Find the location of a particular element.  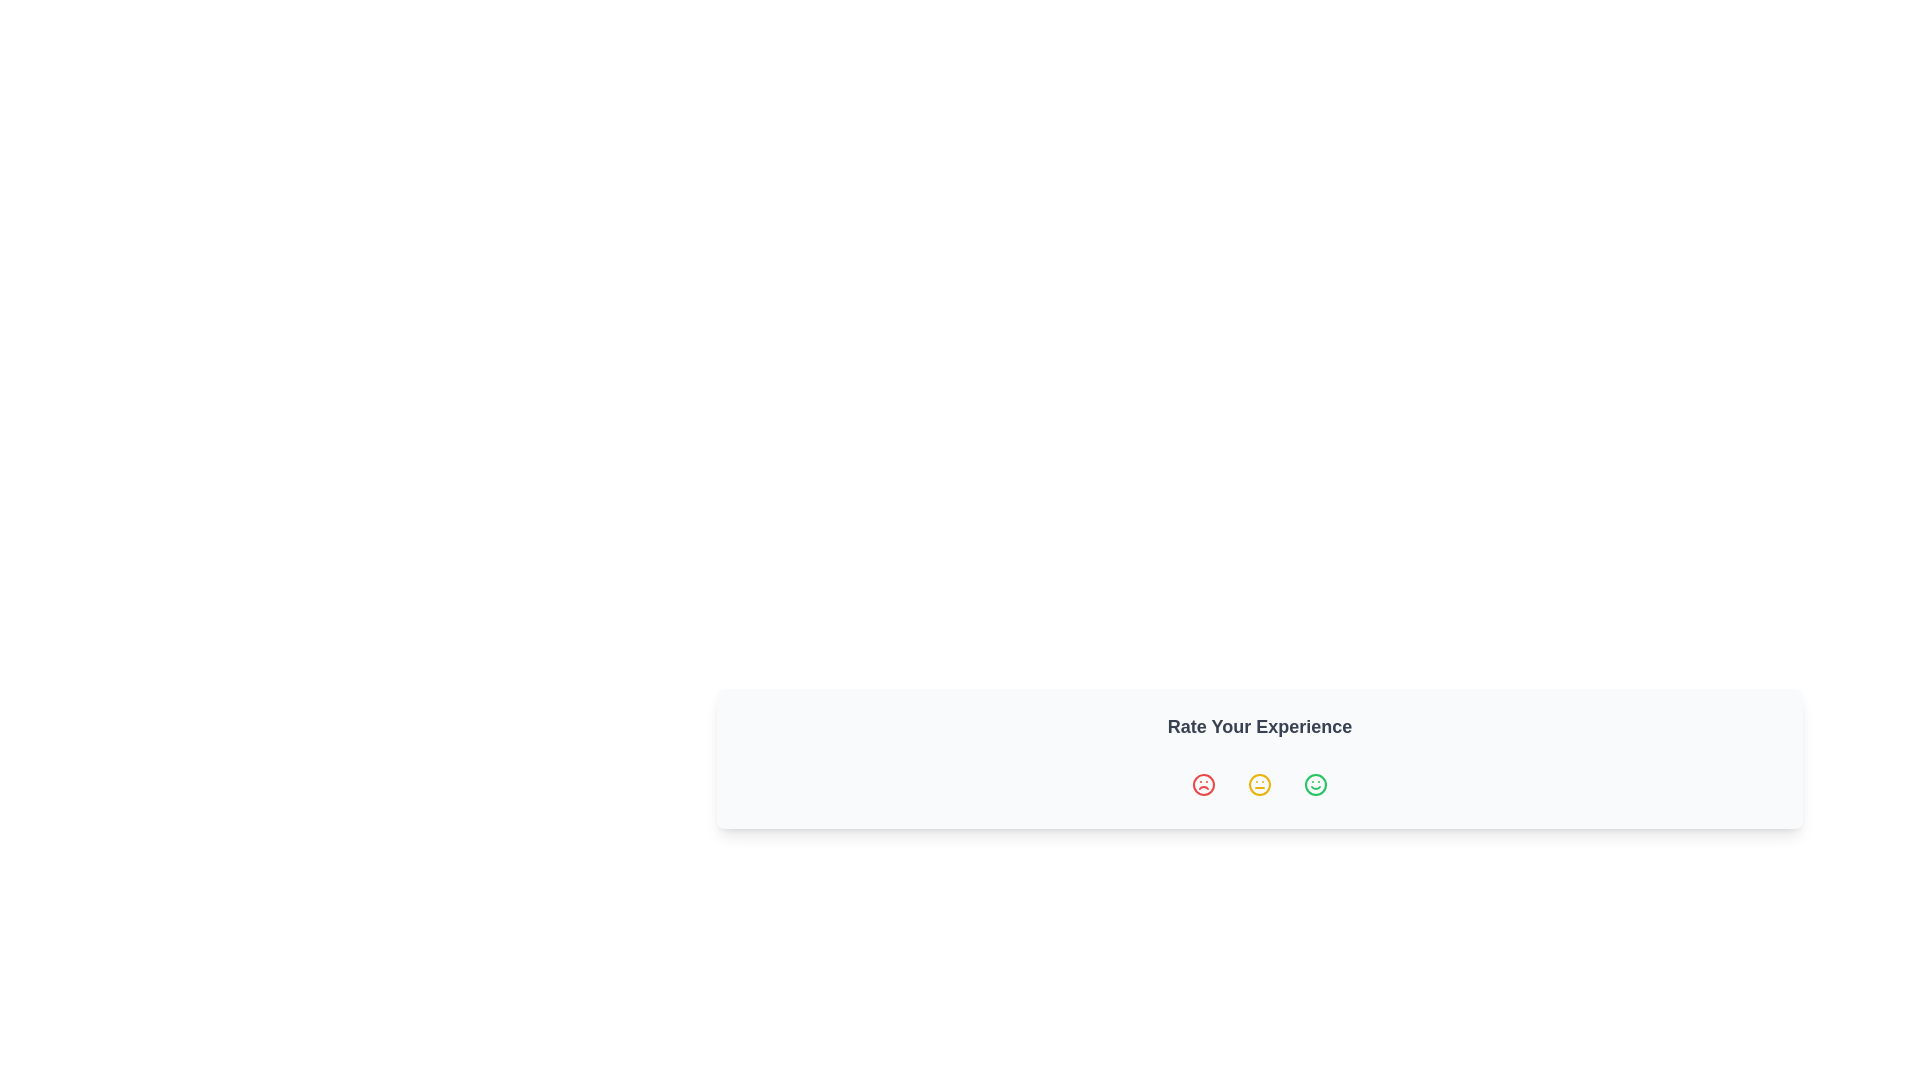

the 'Very Satisfied' rating button located to the right of the neutral face icon in the user feedback interface is located at coordinates (1315, 784).